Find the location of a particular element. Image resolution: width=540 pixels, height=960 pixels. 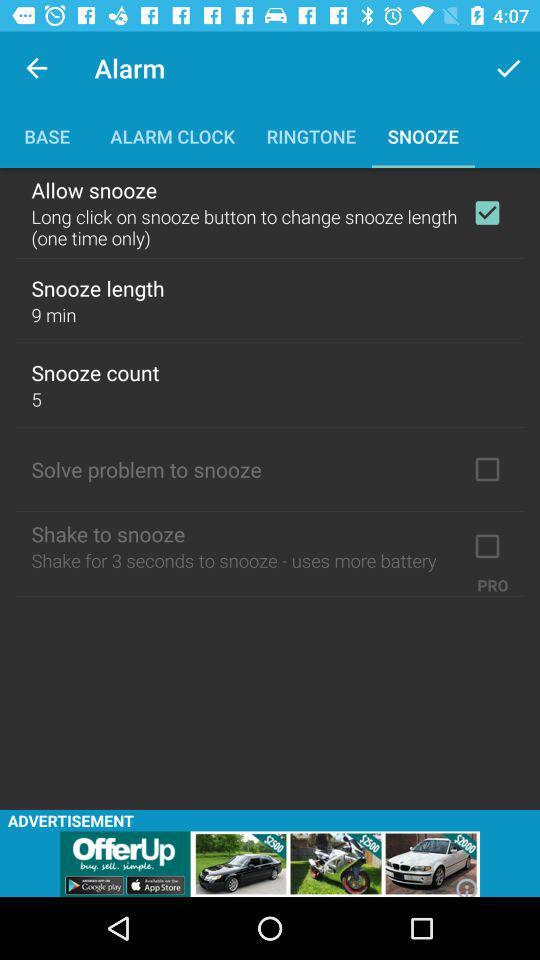

option is located at coordinates (486, 213).